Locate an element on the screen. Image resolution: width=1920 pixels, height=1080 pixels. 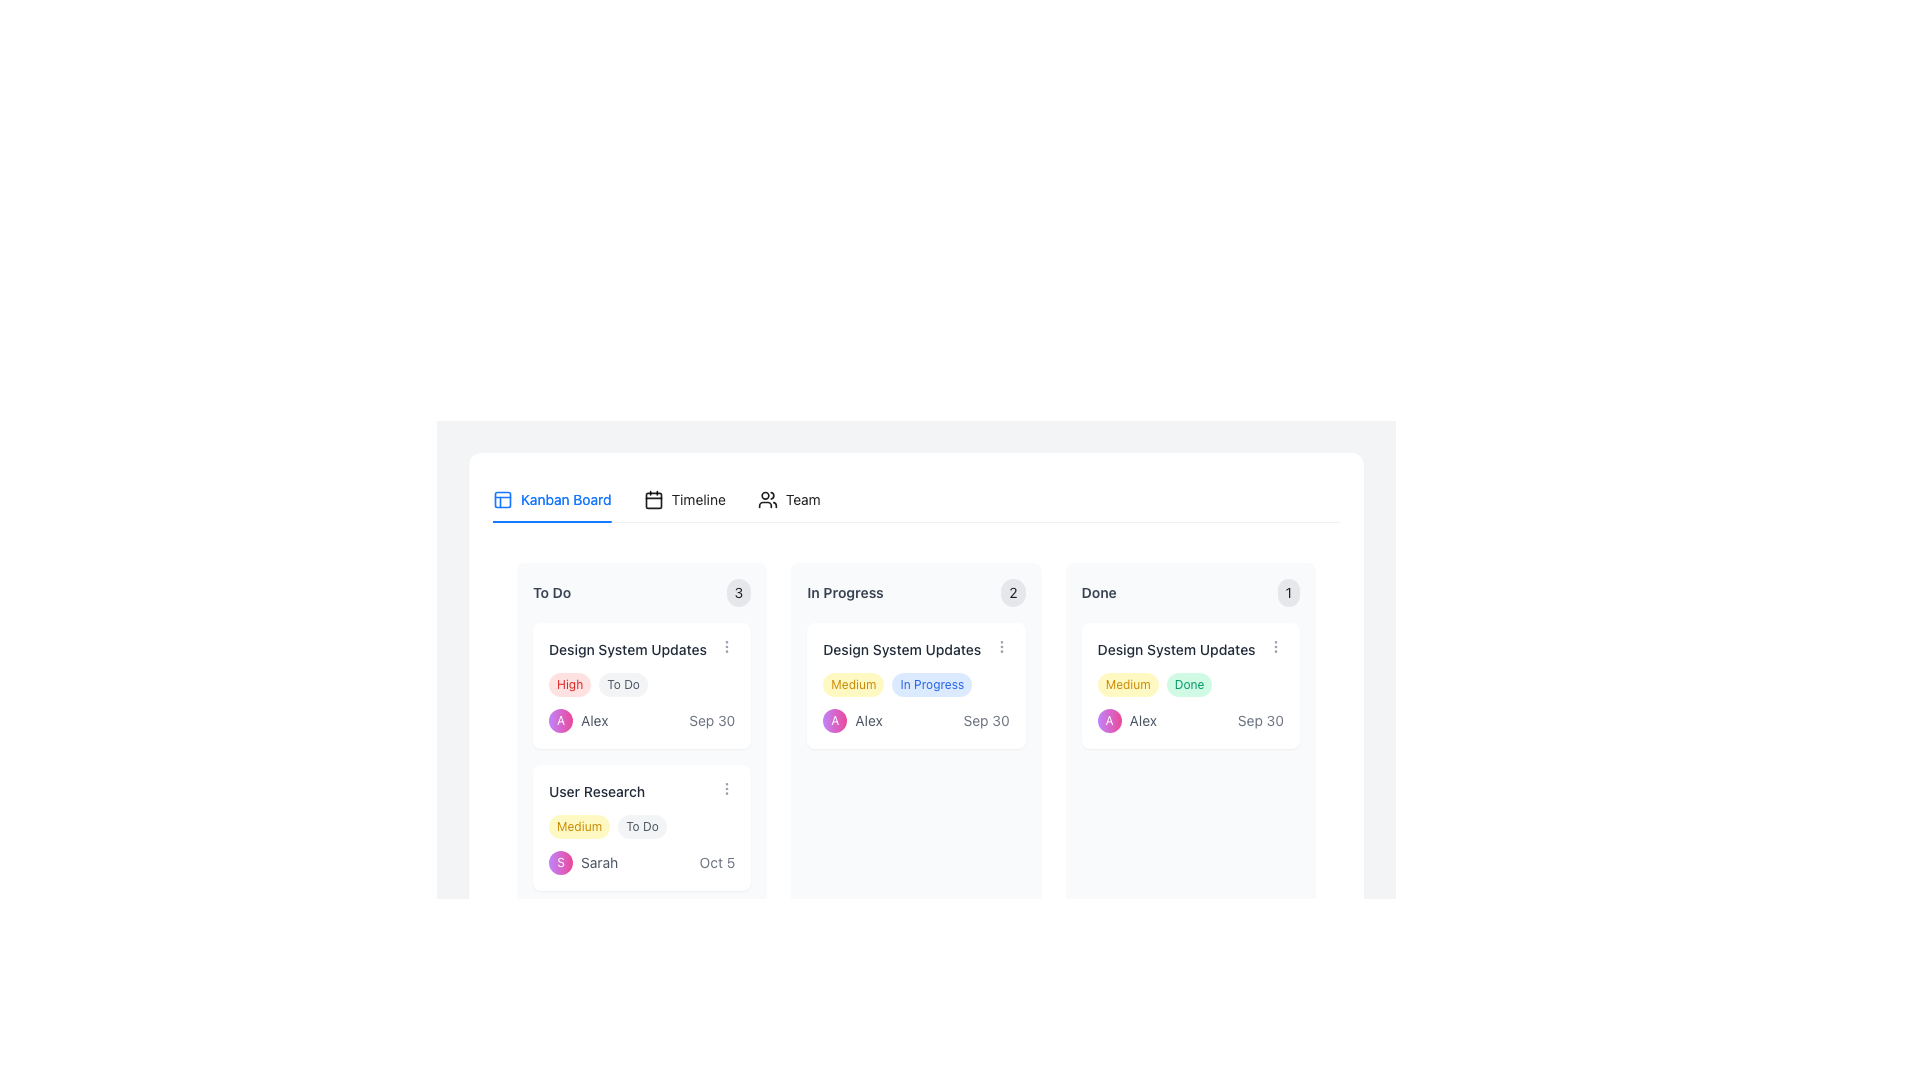
the compound component consisting of two text labels indicating the priority ('Medium') and the current status ('To Do') of the task on the 'User Research' card in the 'To Do' column is located at coordinates (642, 826).